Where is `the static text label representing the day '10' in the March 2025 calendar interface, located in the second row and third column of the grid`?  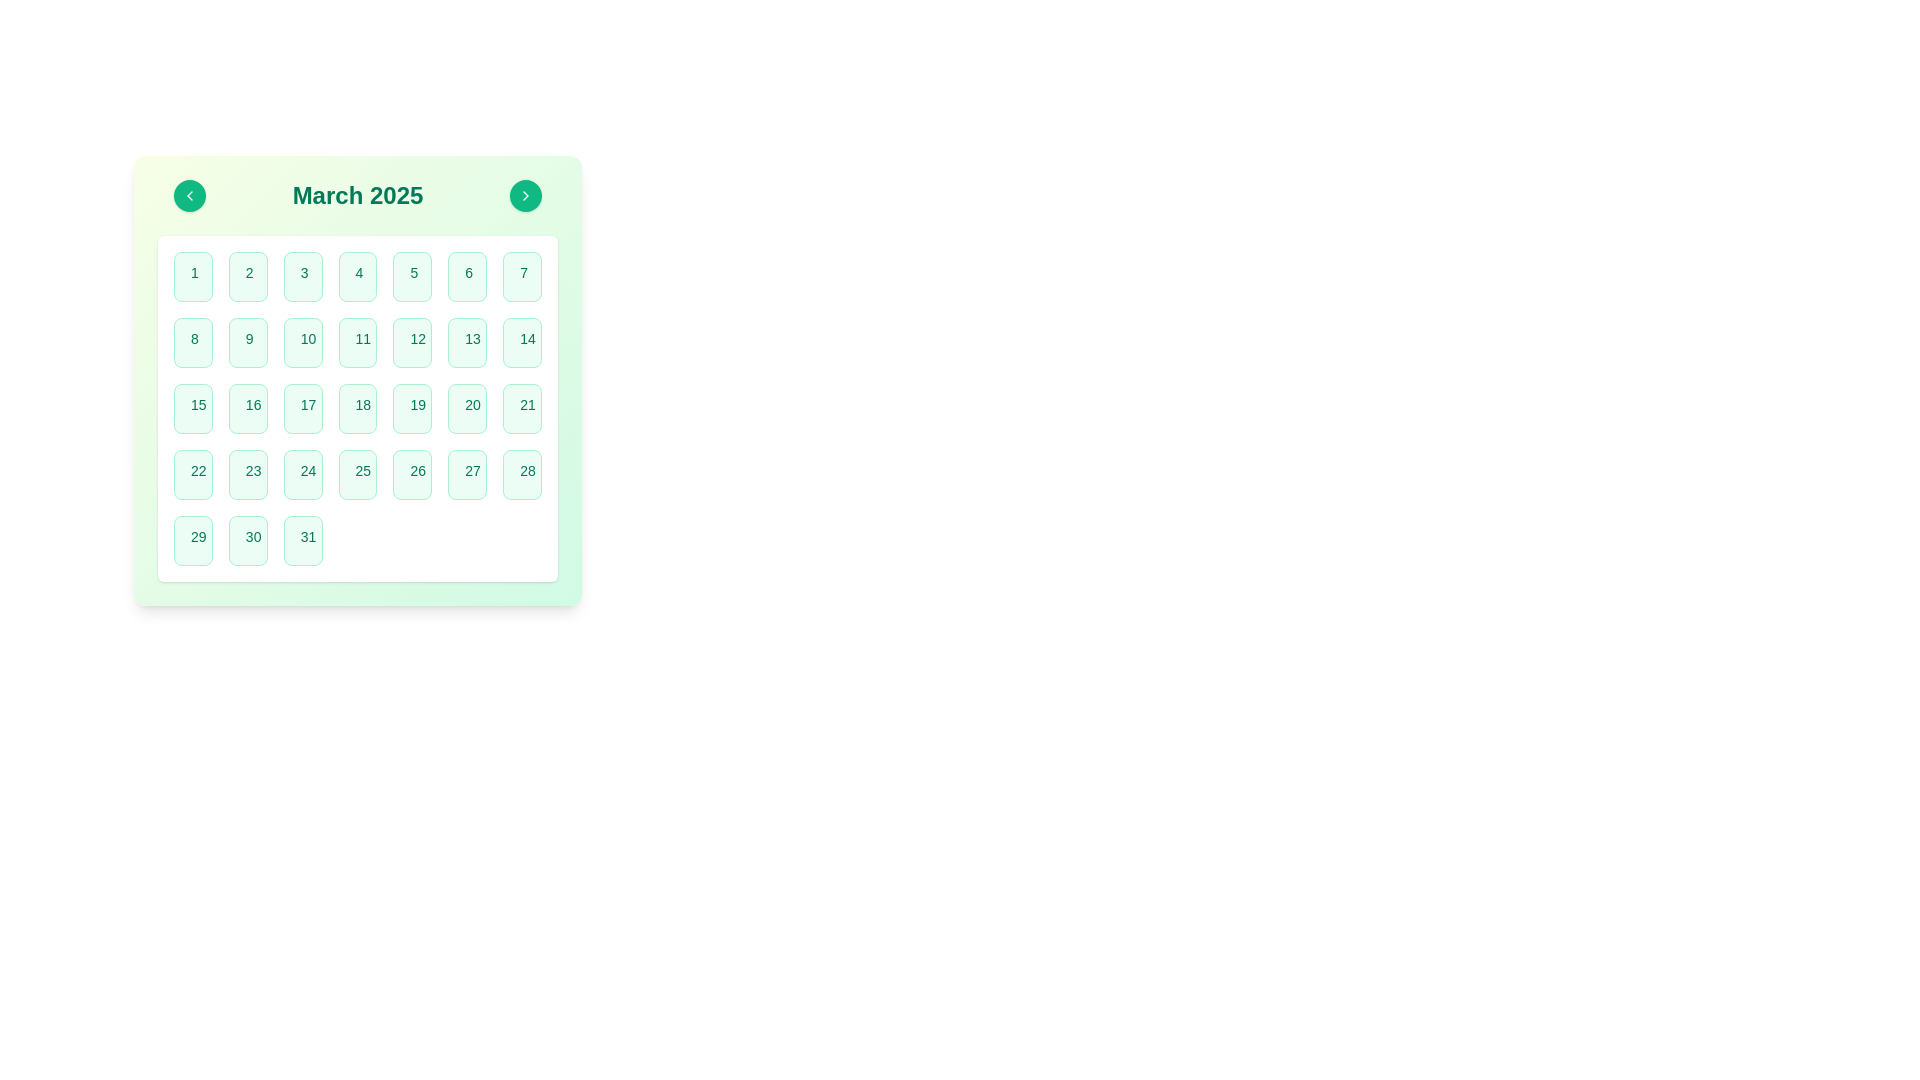
the static text label representing the day '10' in the March 2025 calendar interface, located in the second row and third column of the grid is located at coordinates (307, 338).